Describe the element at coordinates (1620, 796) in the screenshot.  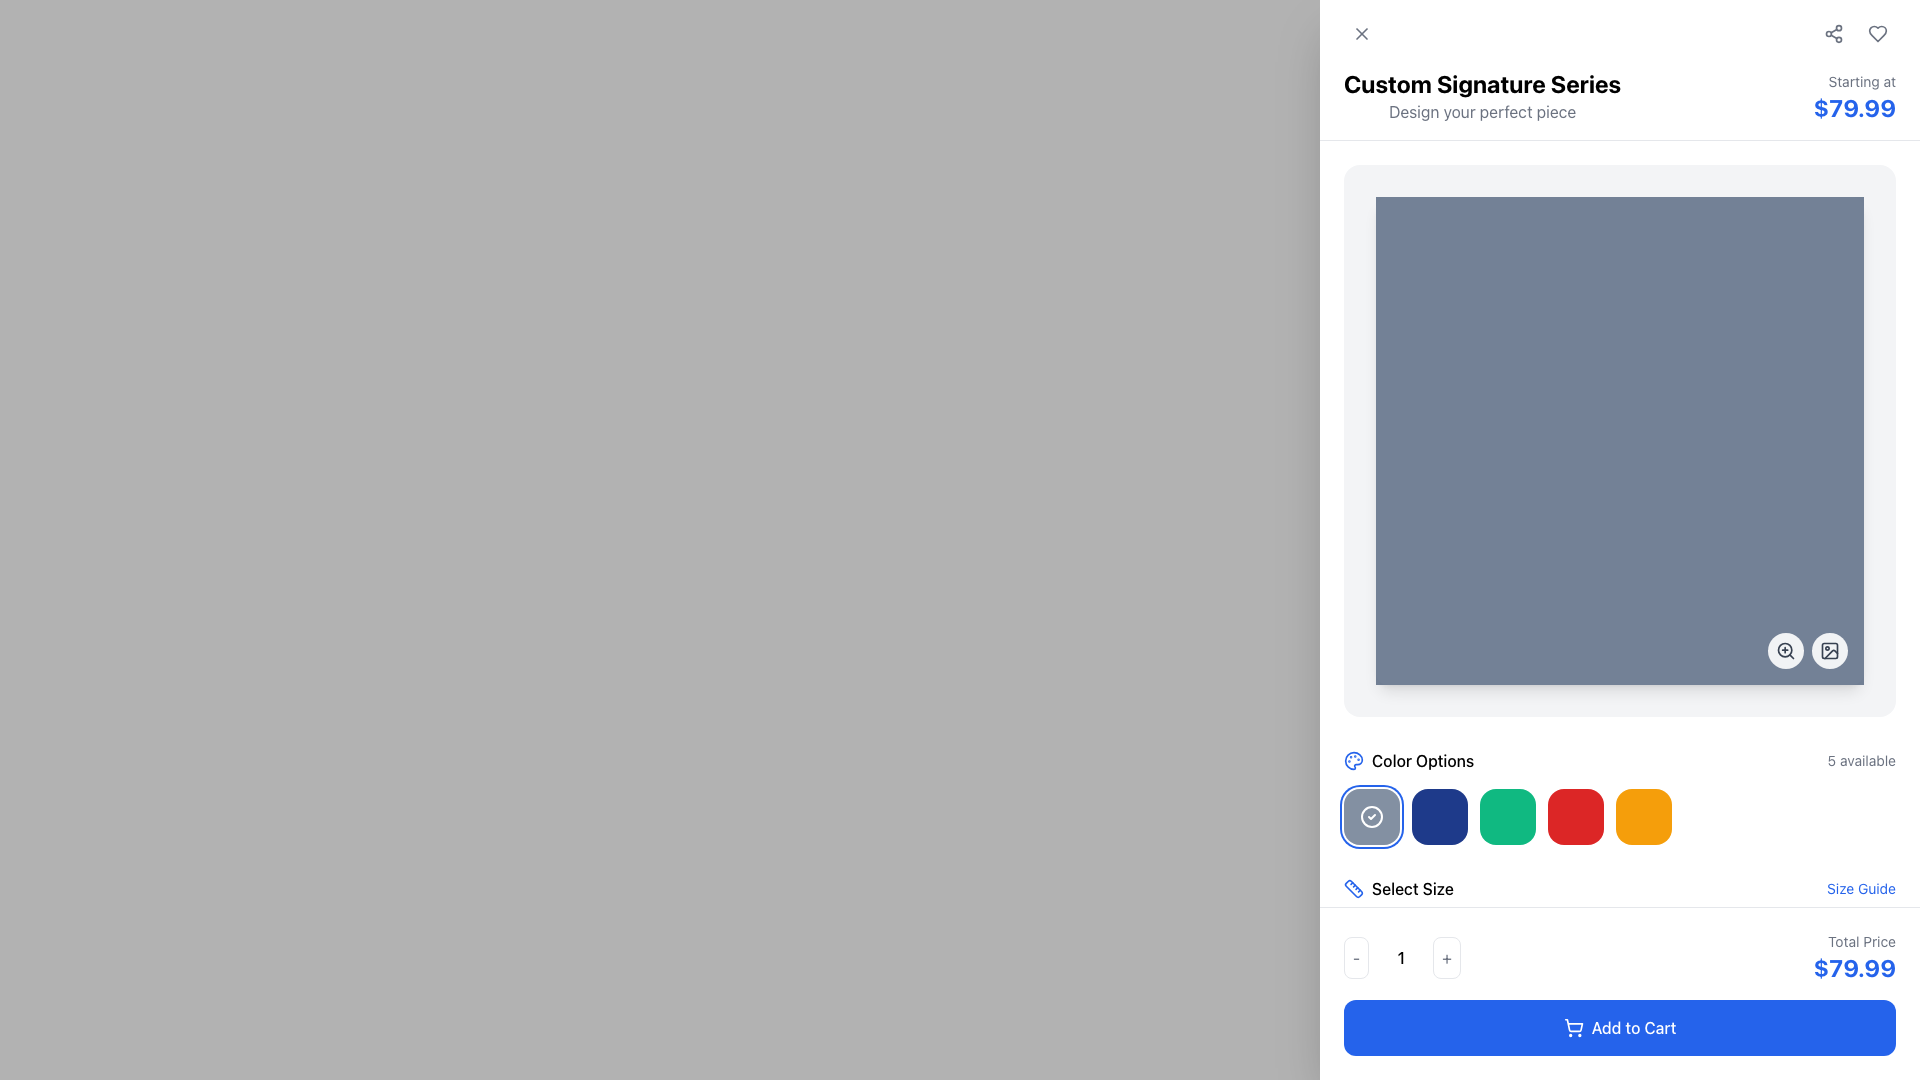
I see `the selected color square in the Color Selector, which is visually represented by color-coded squares with rounded corners and outlined with a blue ring, located below the main product image and above the size selection section` at that location.